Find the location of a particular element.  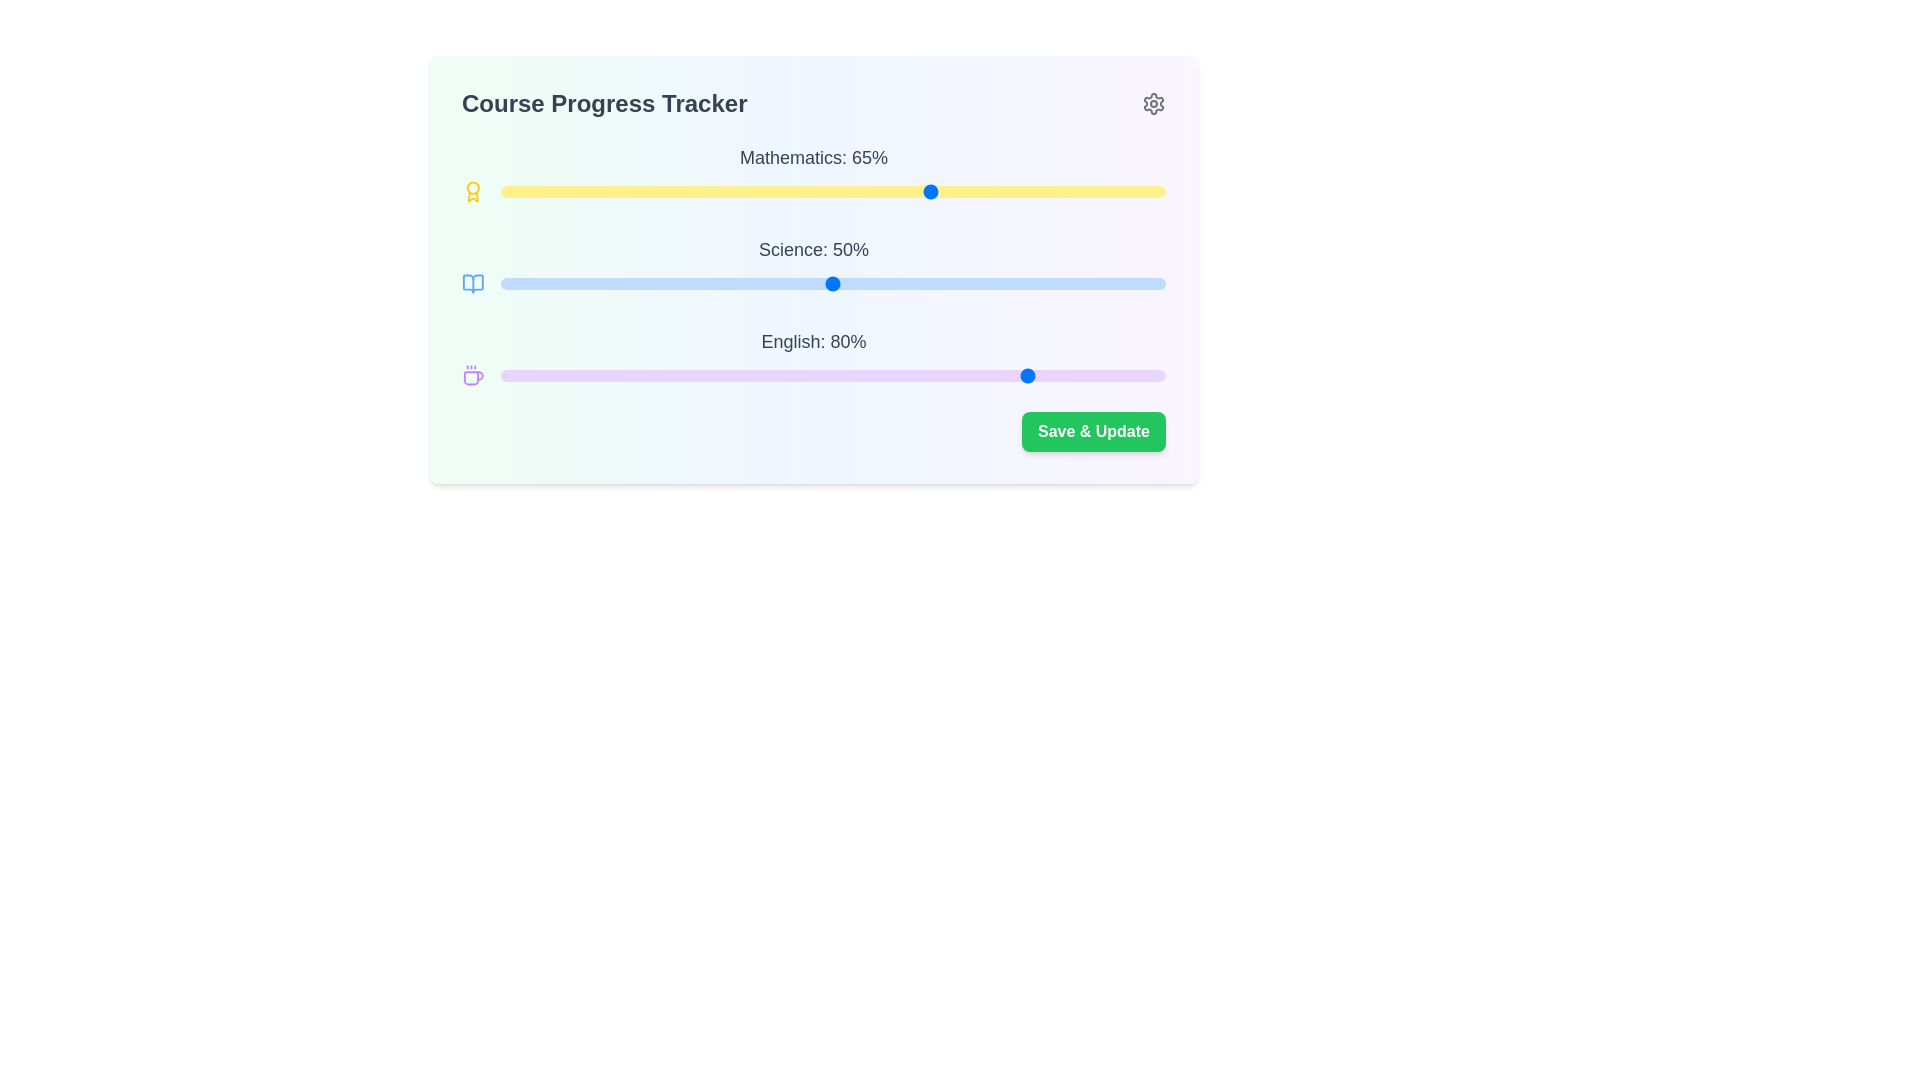

the Science progress slider is located at coordinates (859, 284).